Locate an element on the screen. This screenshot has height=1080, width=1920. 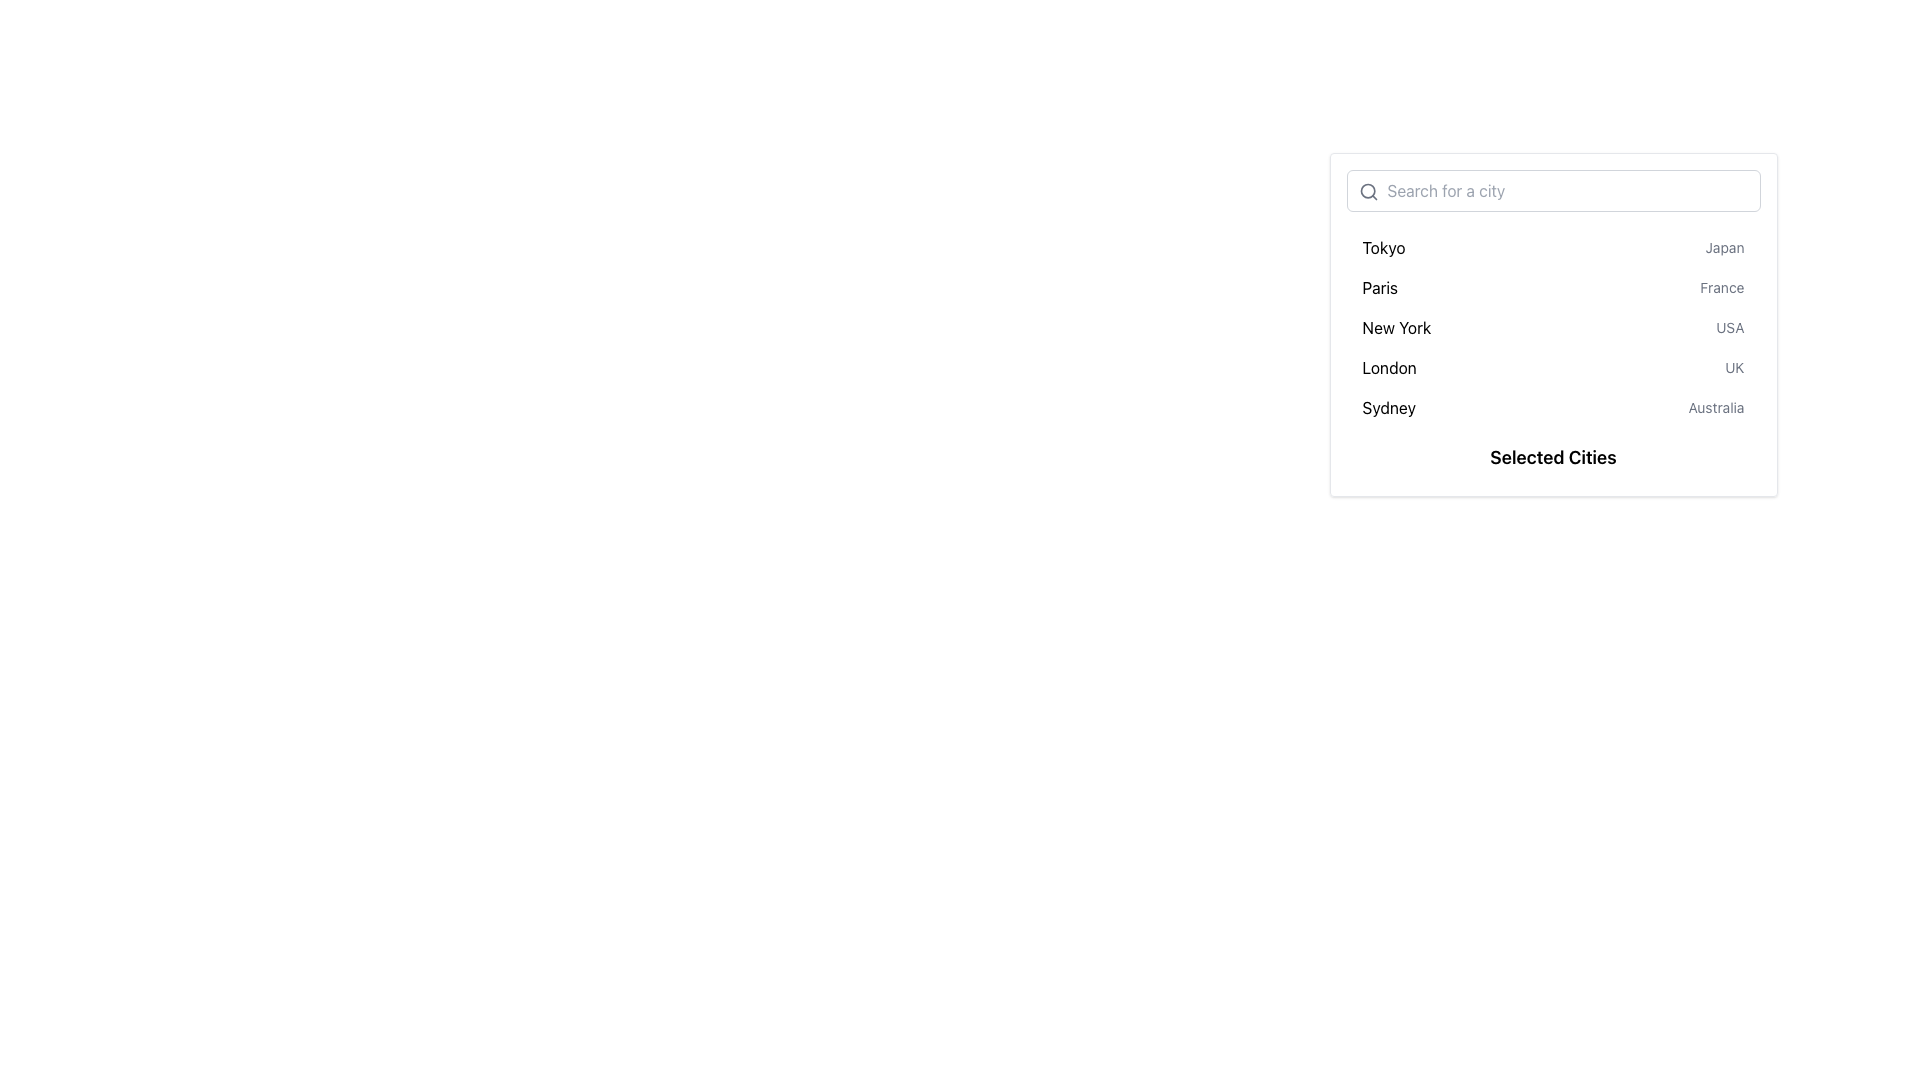
the third list item displaying 'New York' on the left and 'USA' on the right is located at coordinates (1552, 326).